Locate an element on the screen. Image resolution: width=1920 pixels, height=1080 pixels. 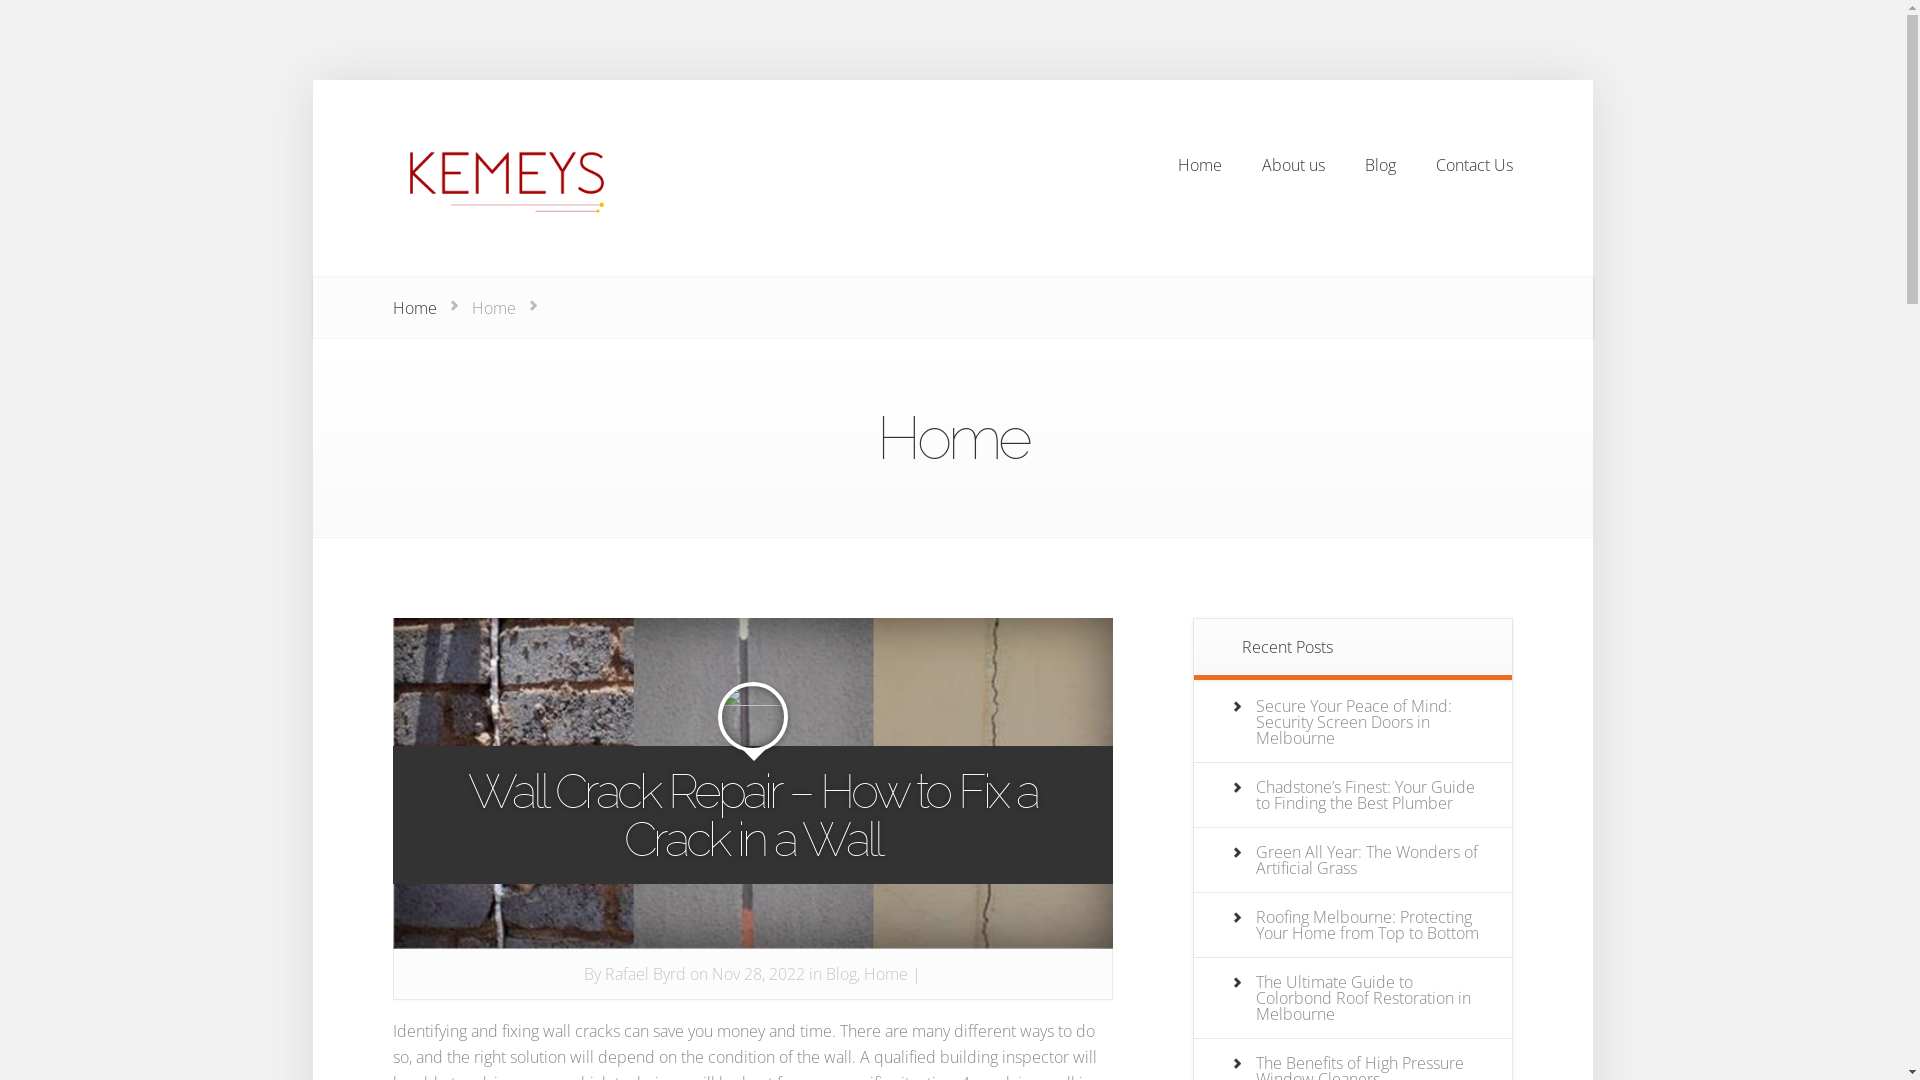
'Contact Us' is located at coordinates (1474, 164).